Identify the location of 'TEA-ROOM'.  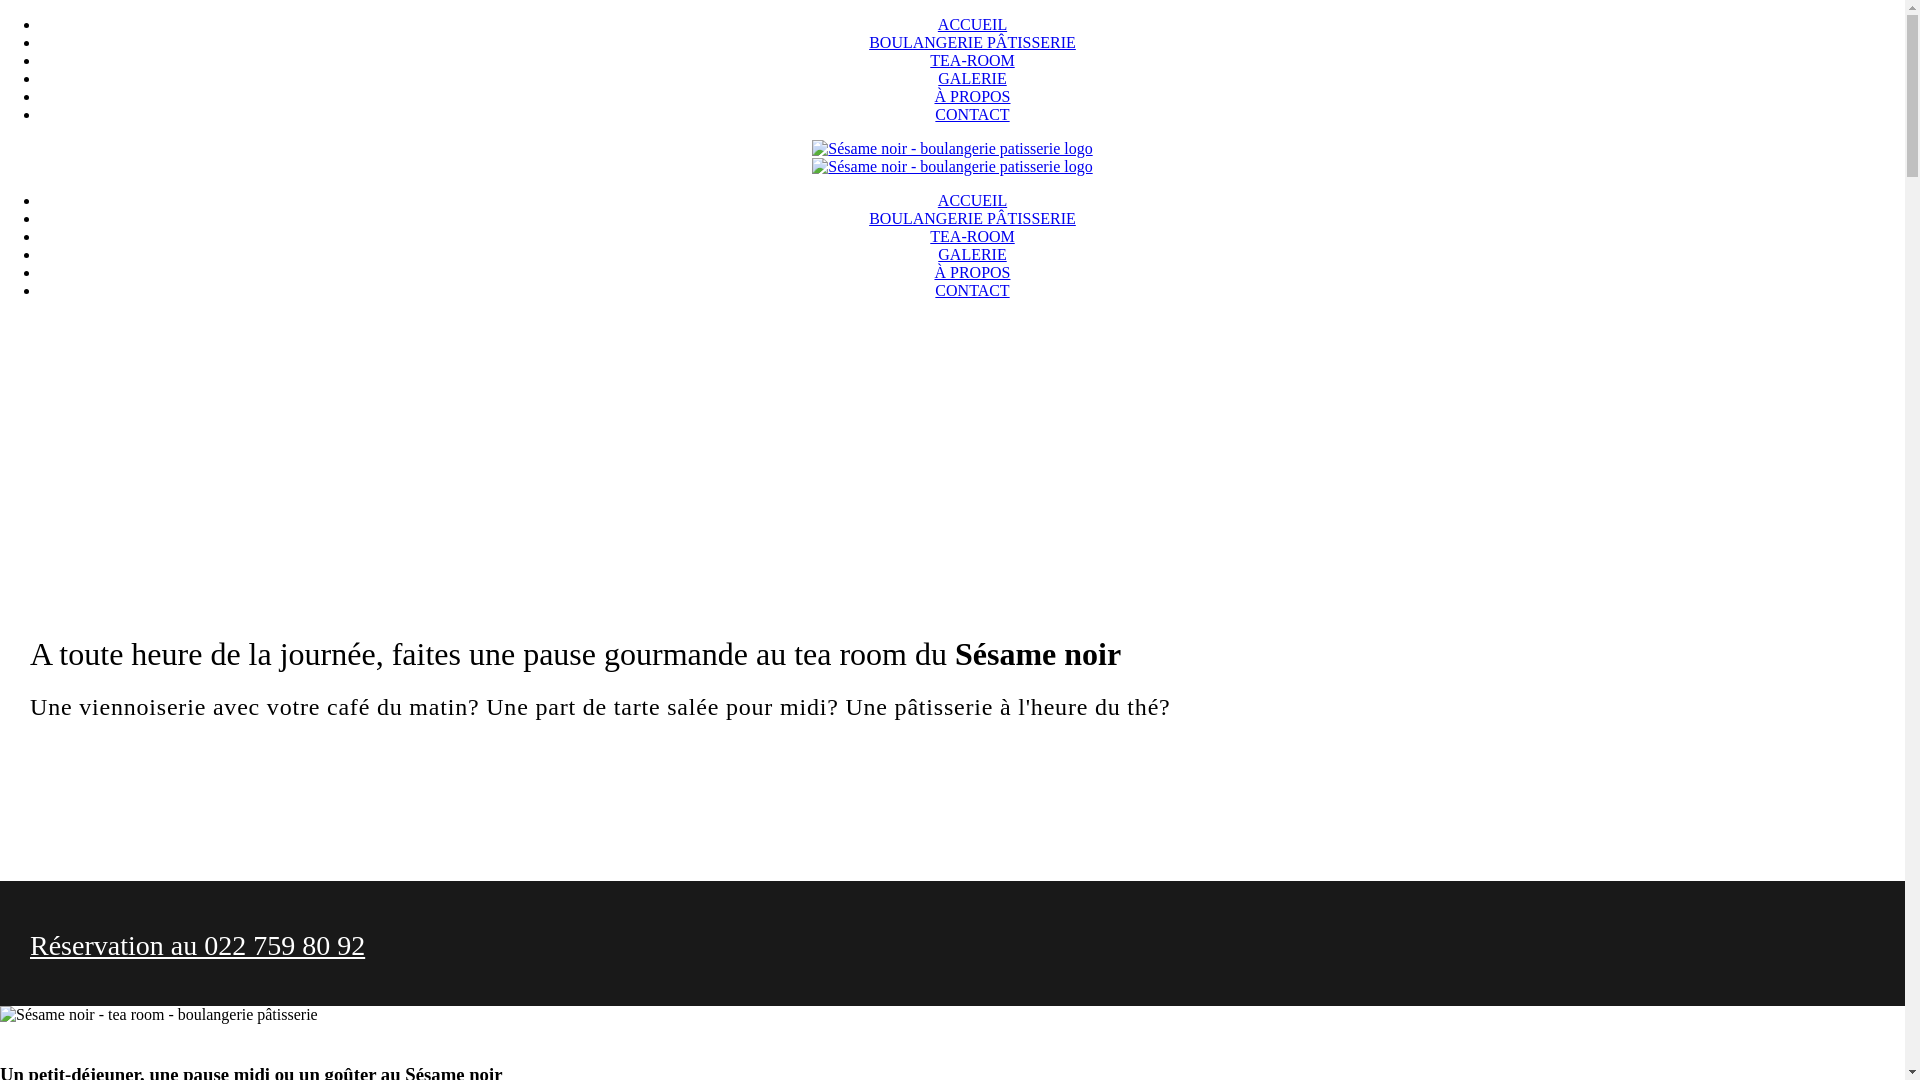
(929, 59).